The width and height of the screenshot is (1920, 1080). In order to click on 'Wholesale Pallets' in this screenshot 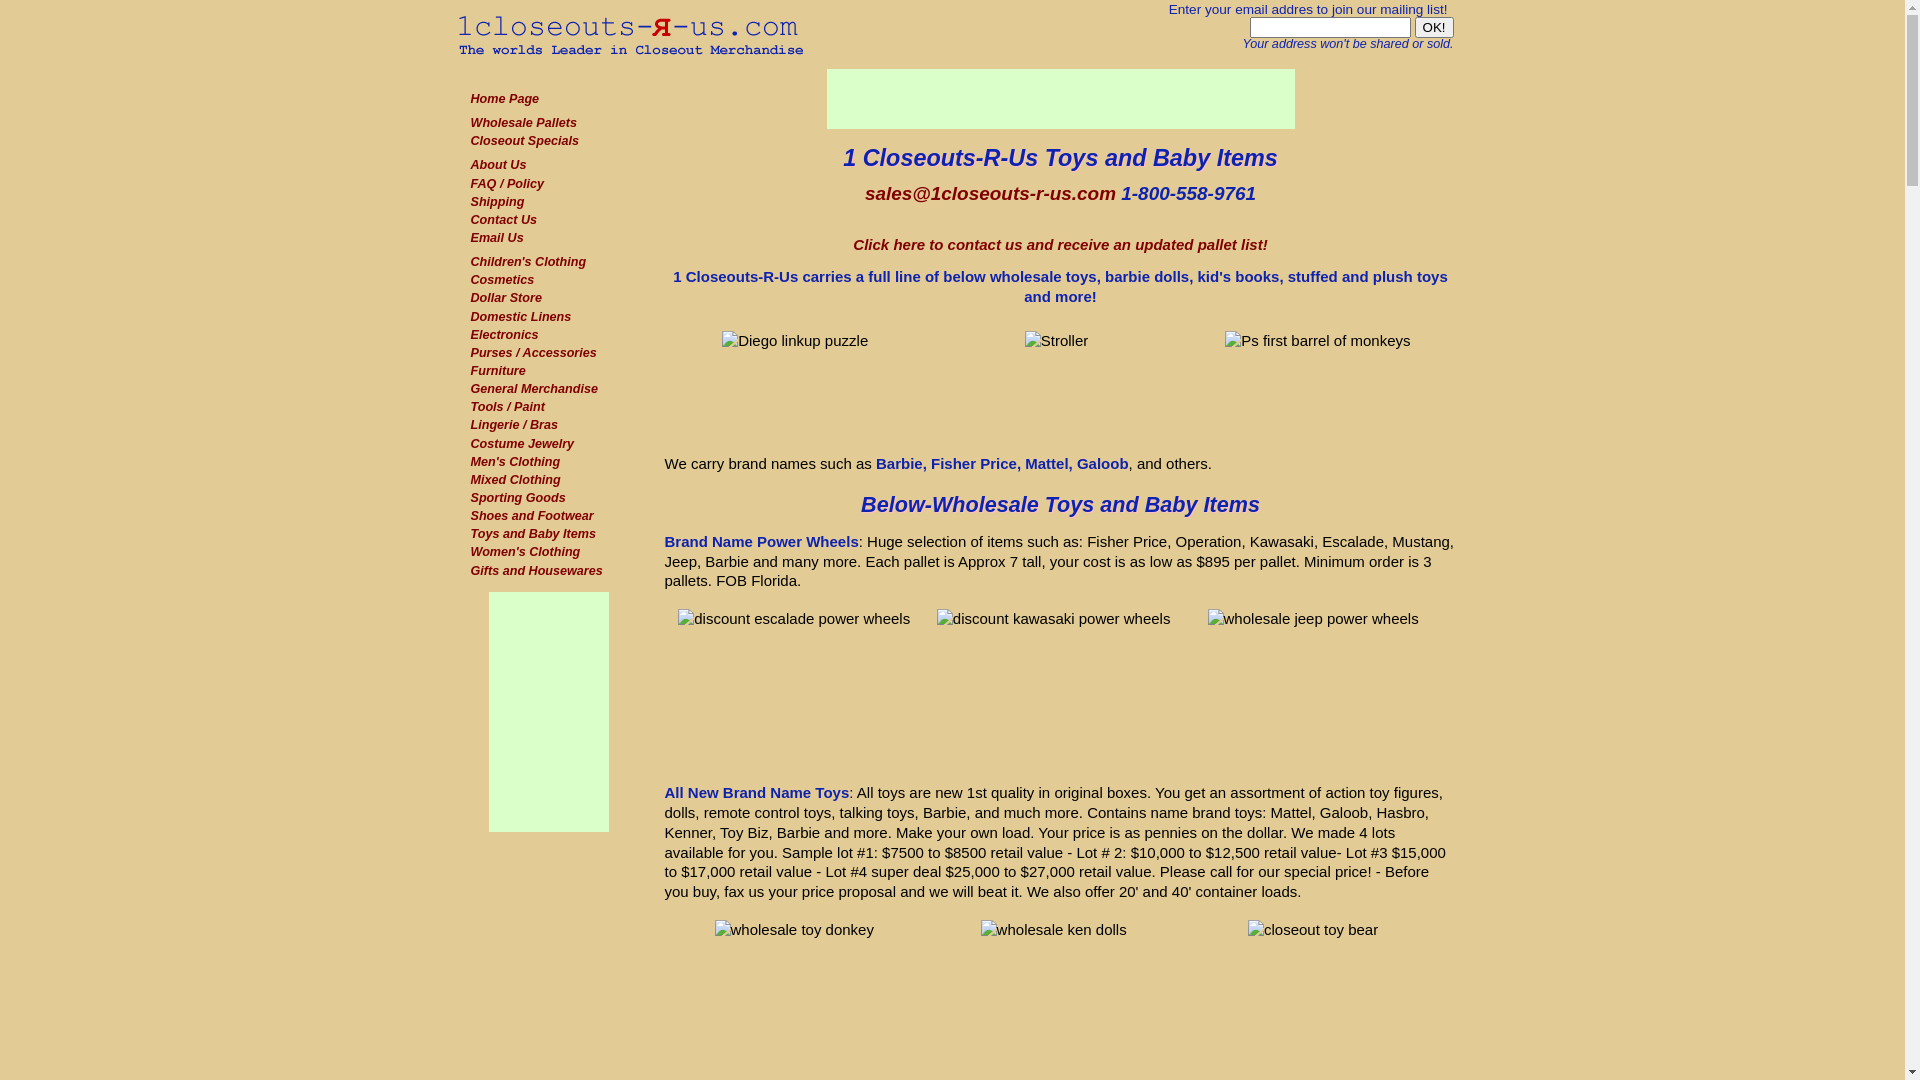, I will do `click(523, 123)`.